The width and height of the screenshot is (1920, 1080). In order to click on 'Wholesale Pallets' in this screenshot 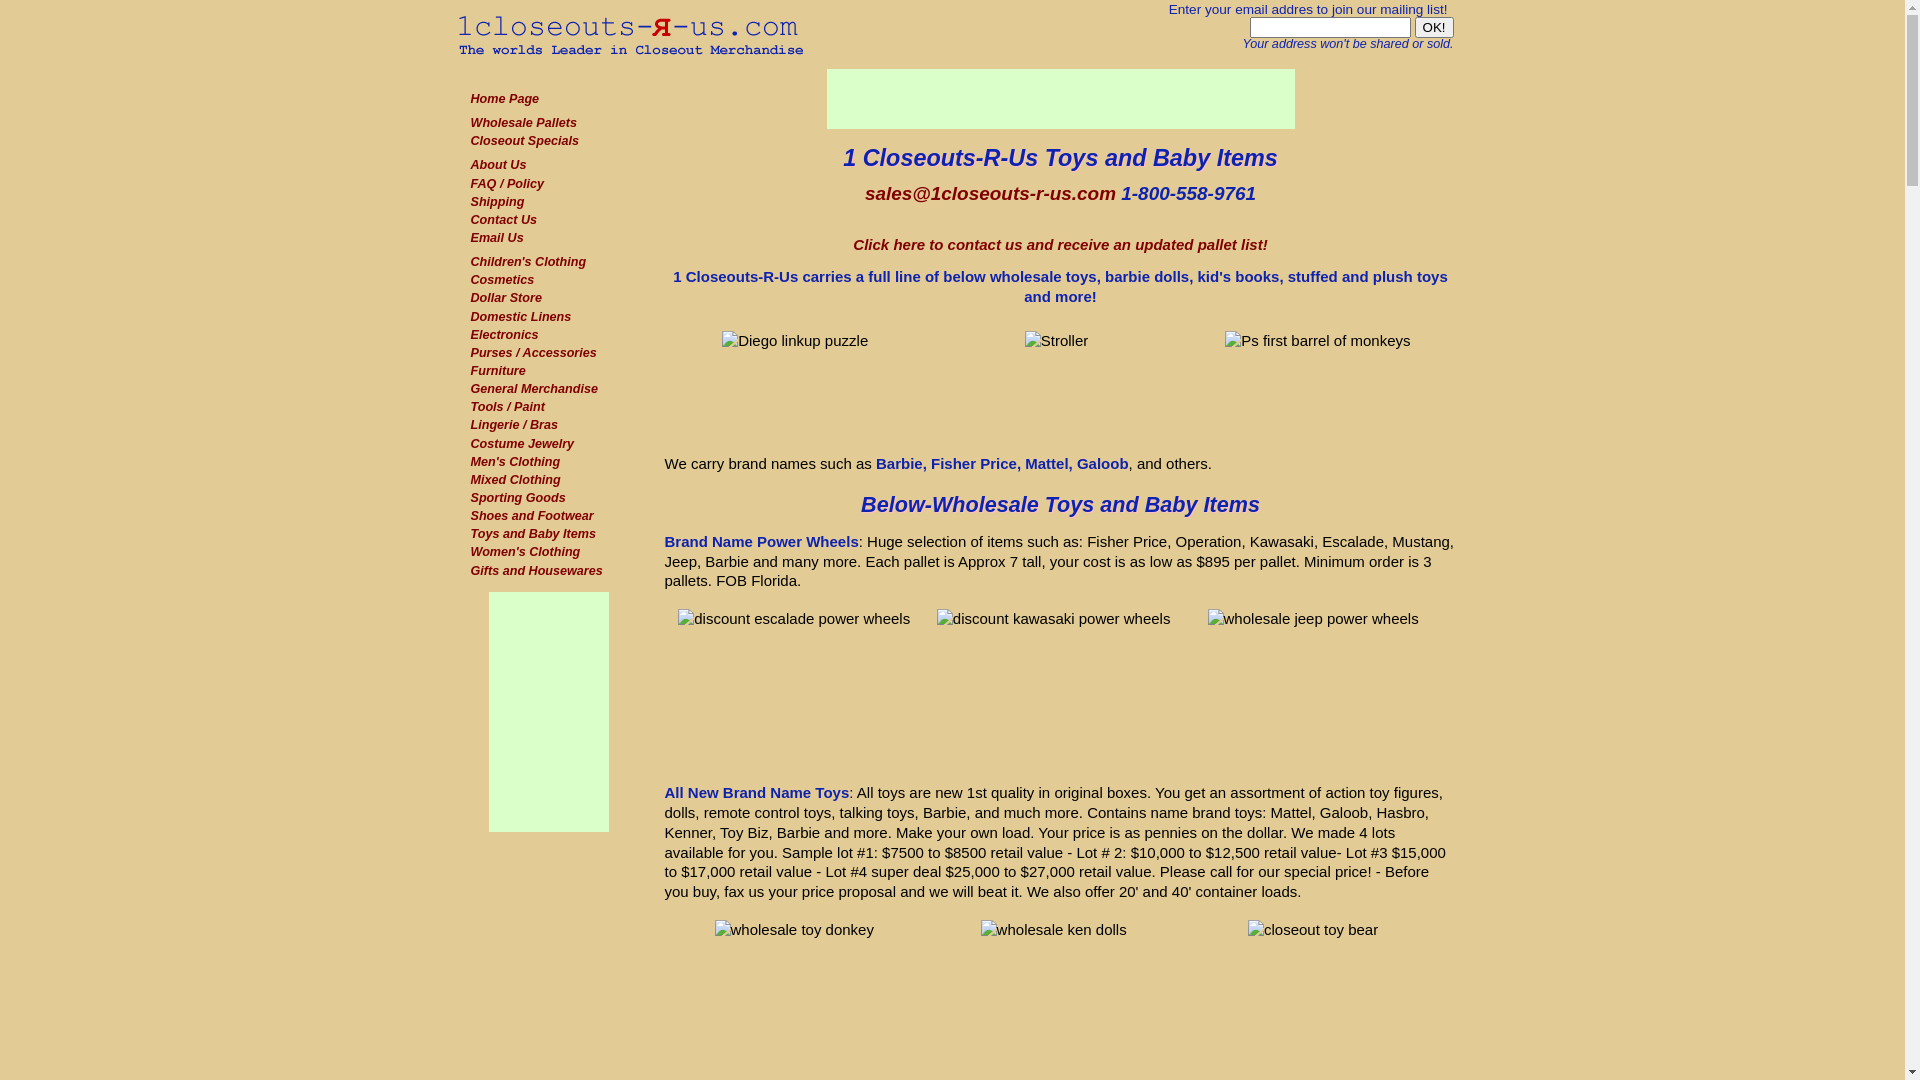, I will do `click(523, 123)`.